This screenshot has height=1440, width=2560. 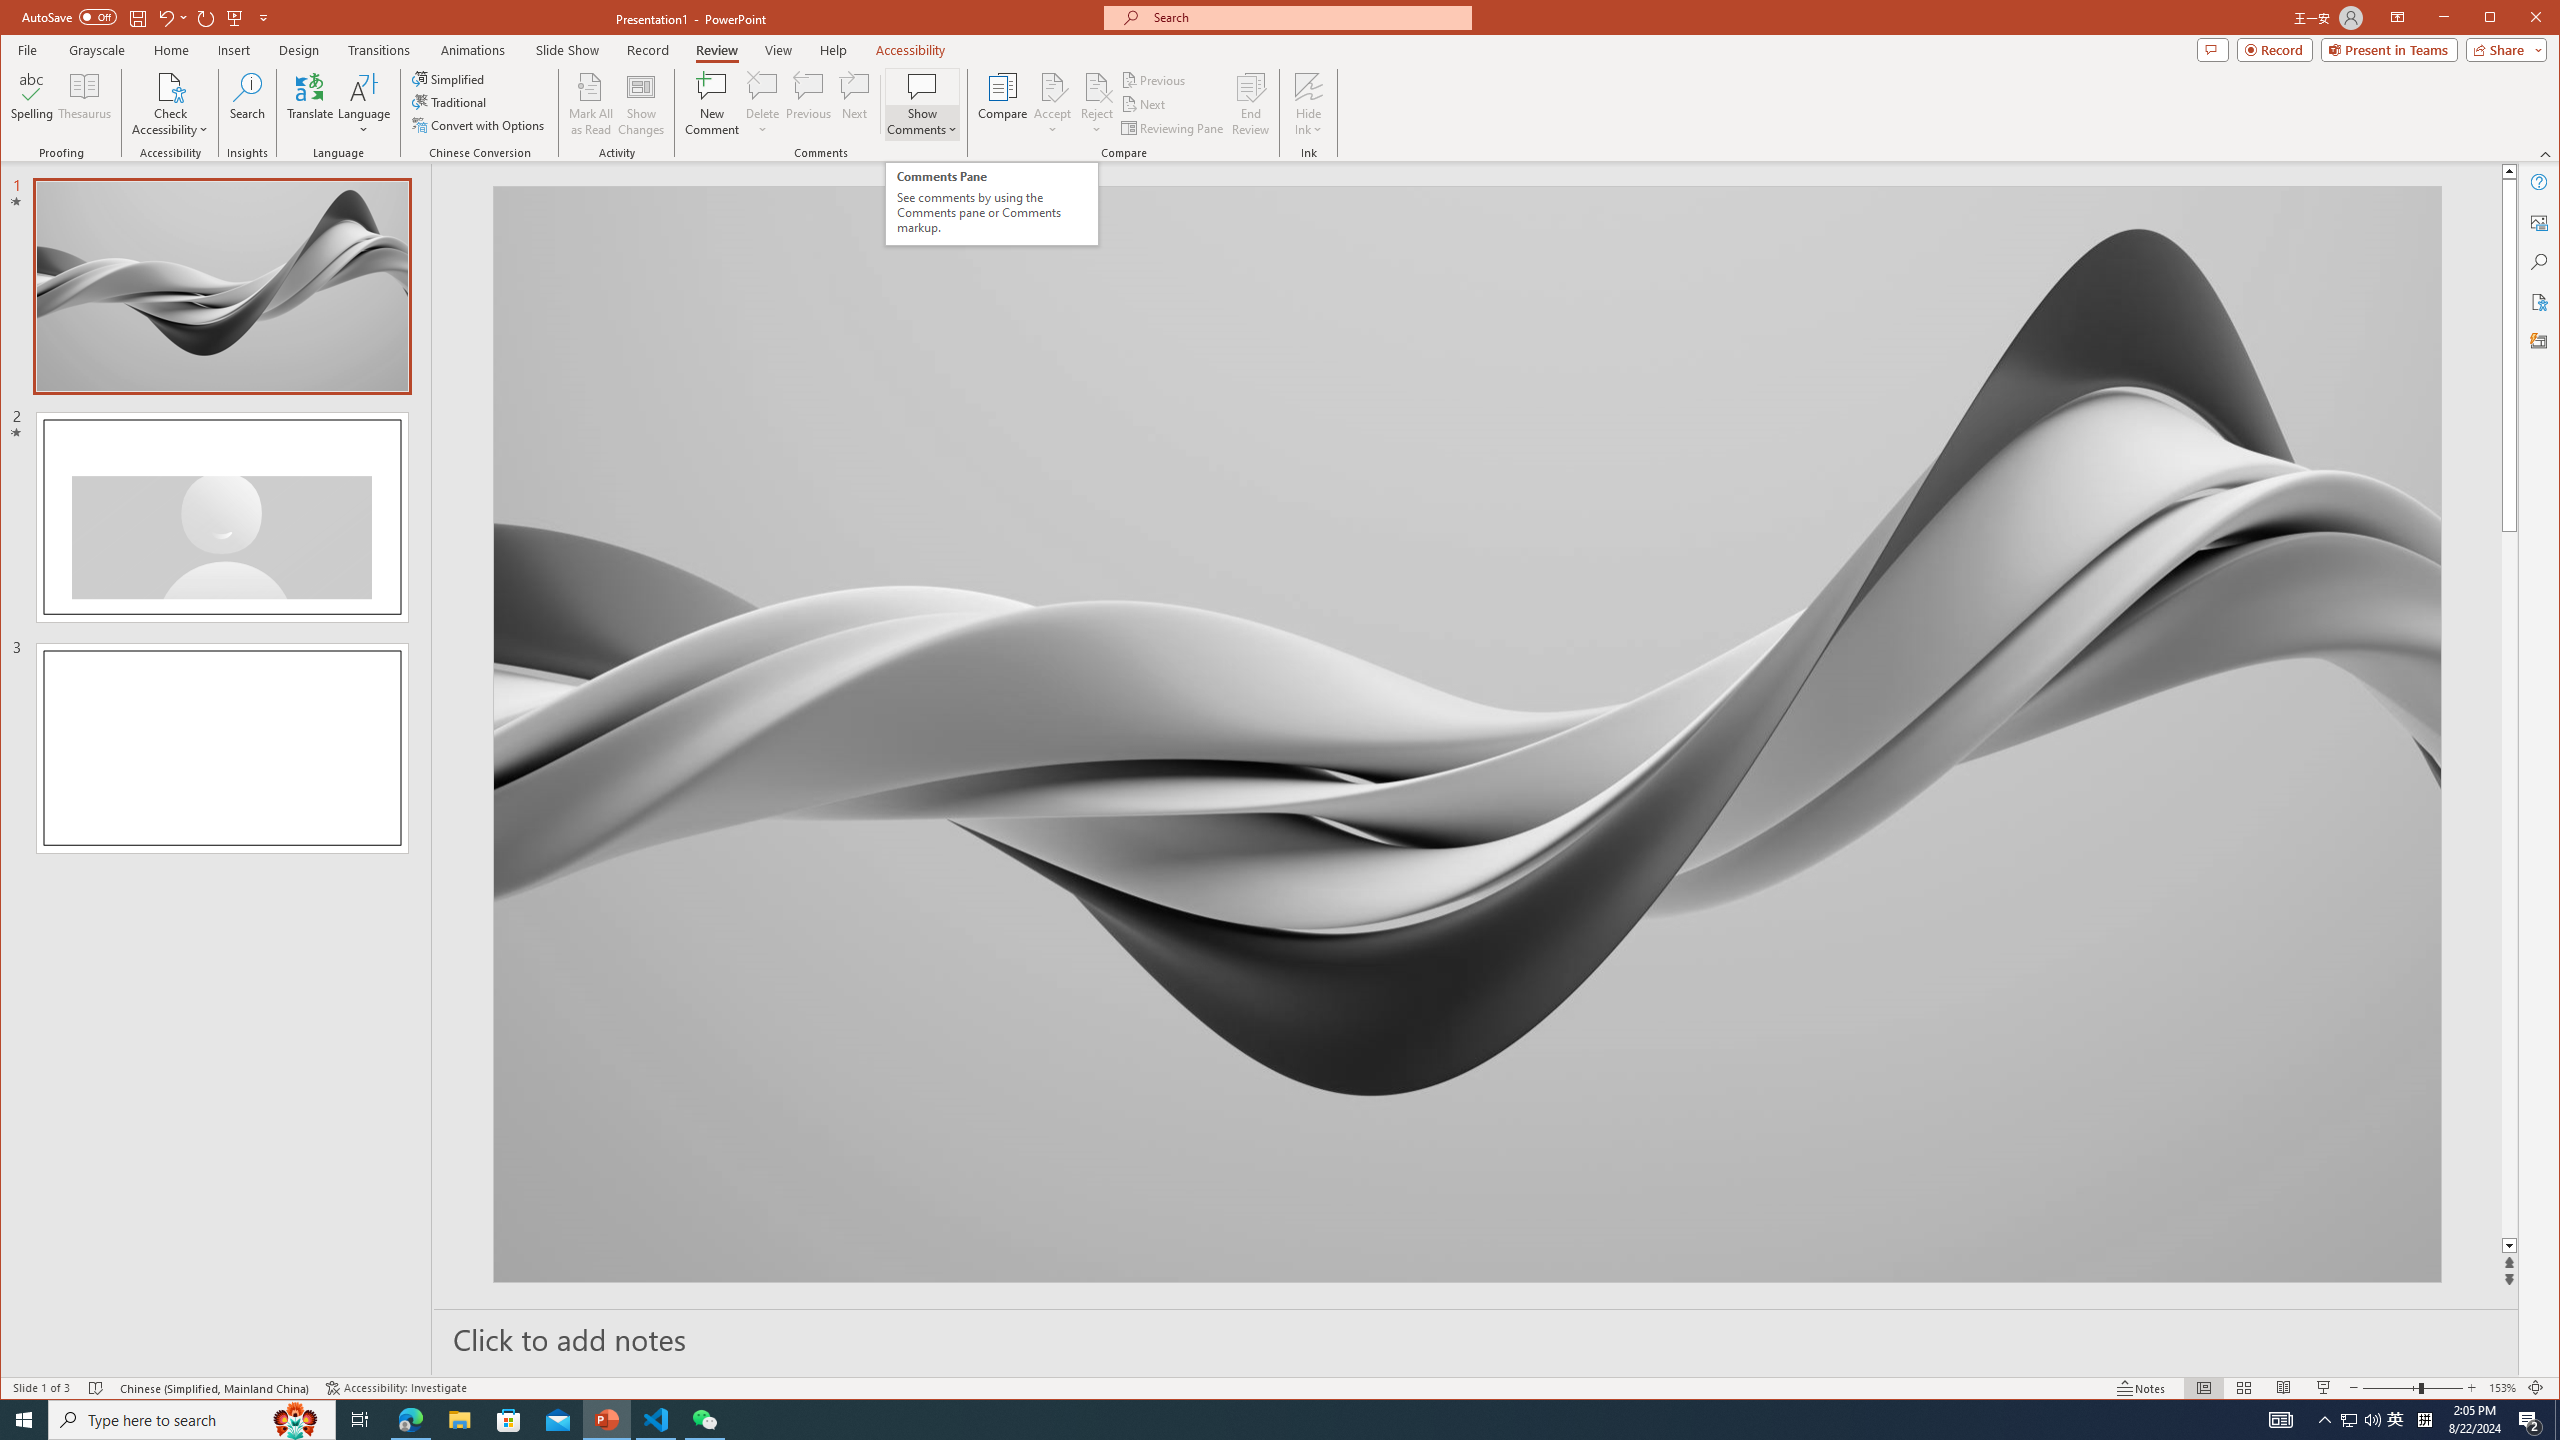 I want to click on 'Reject', so click(x=1096, y=103).